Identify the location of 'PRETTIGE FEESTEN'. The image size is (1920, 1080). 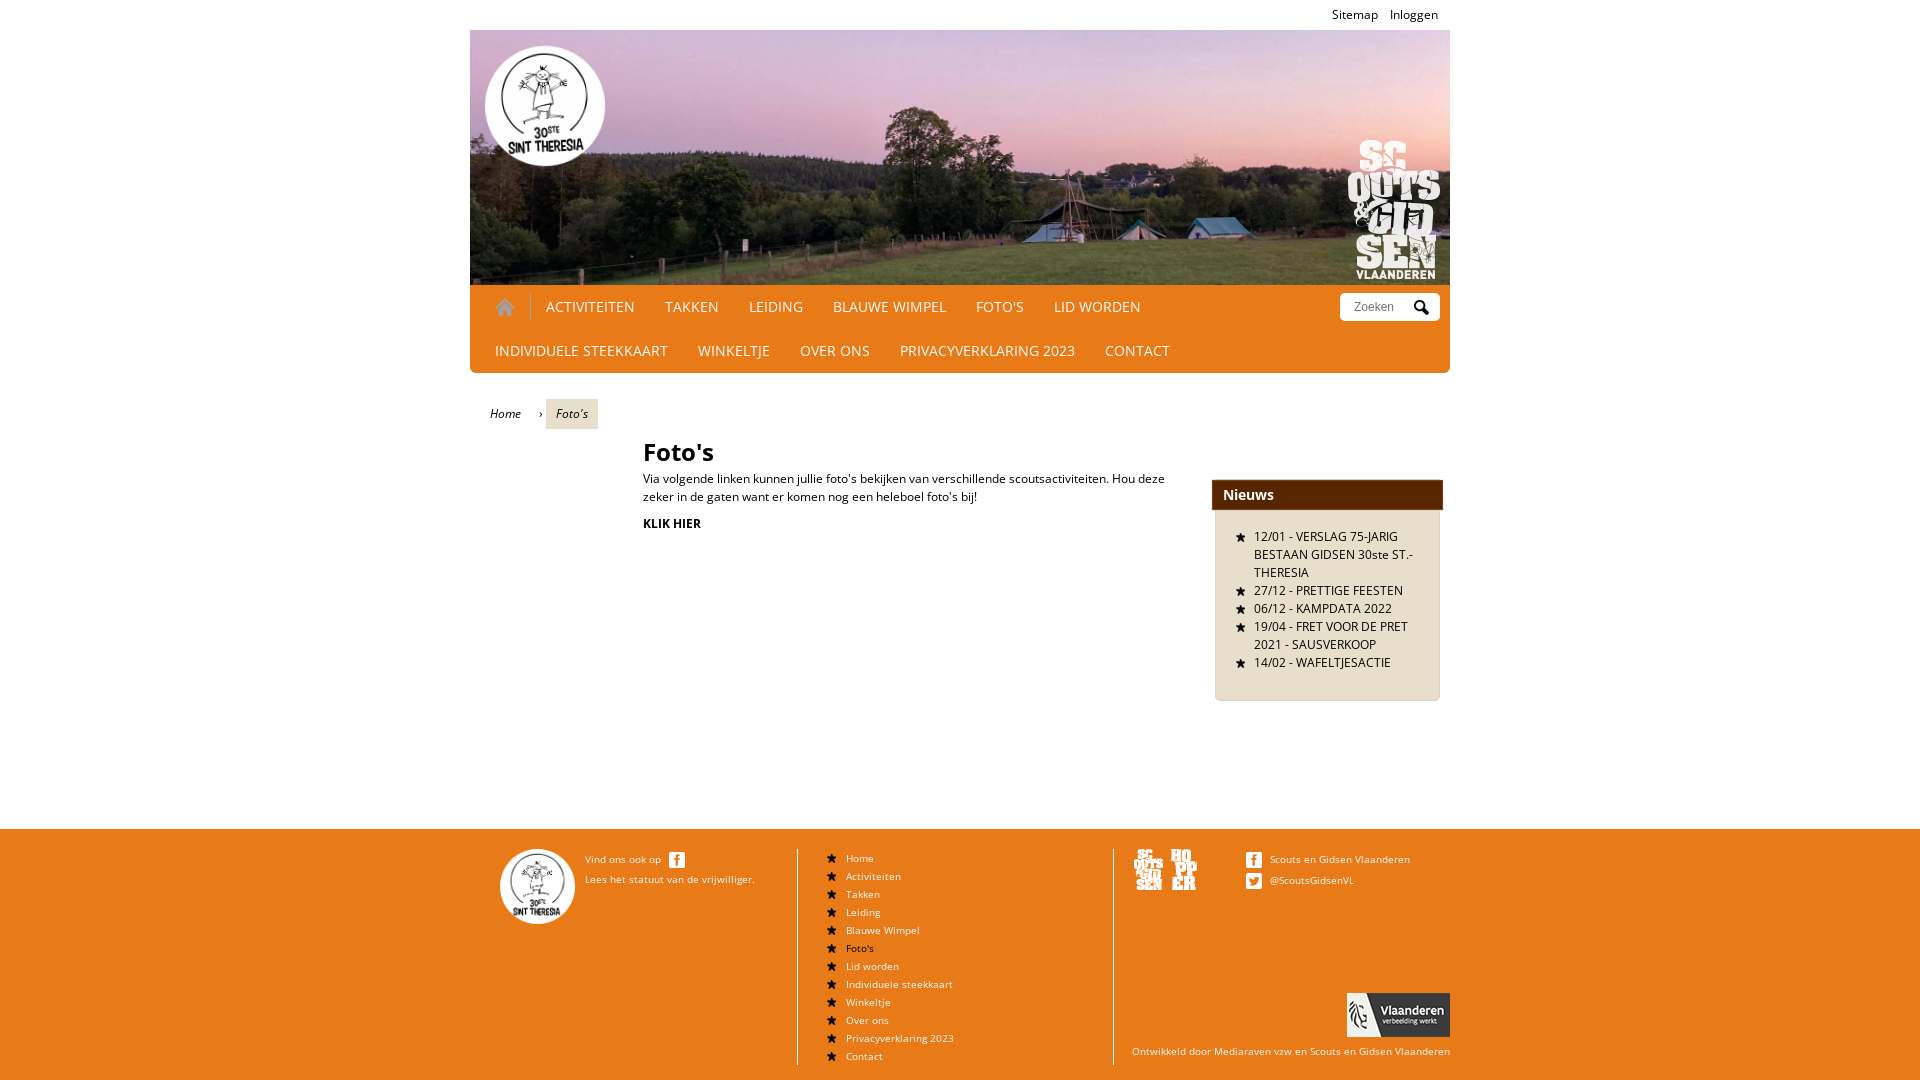
(1349, 589).